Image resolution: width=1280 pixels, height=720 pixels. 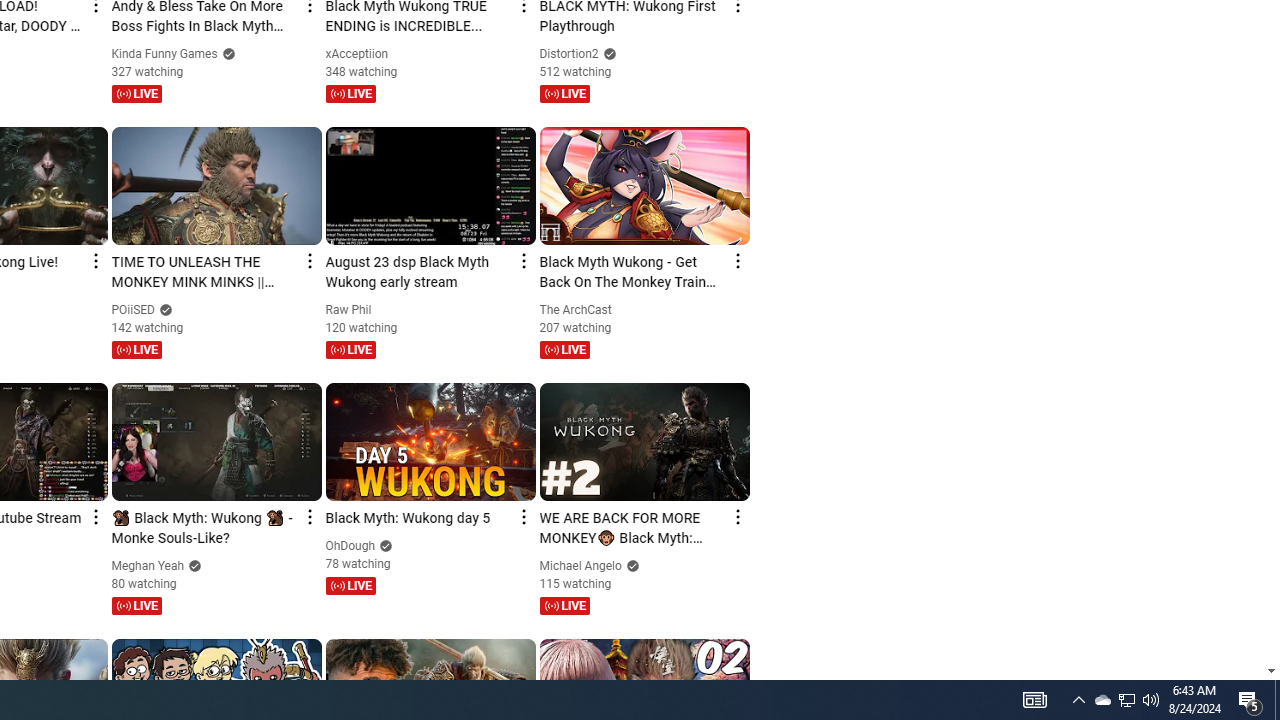 I want to click on 'Raw Phil', so click(x=348, y=309).